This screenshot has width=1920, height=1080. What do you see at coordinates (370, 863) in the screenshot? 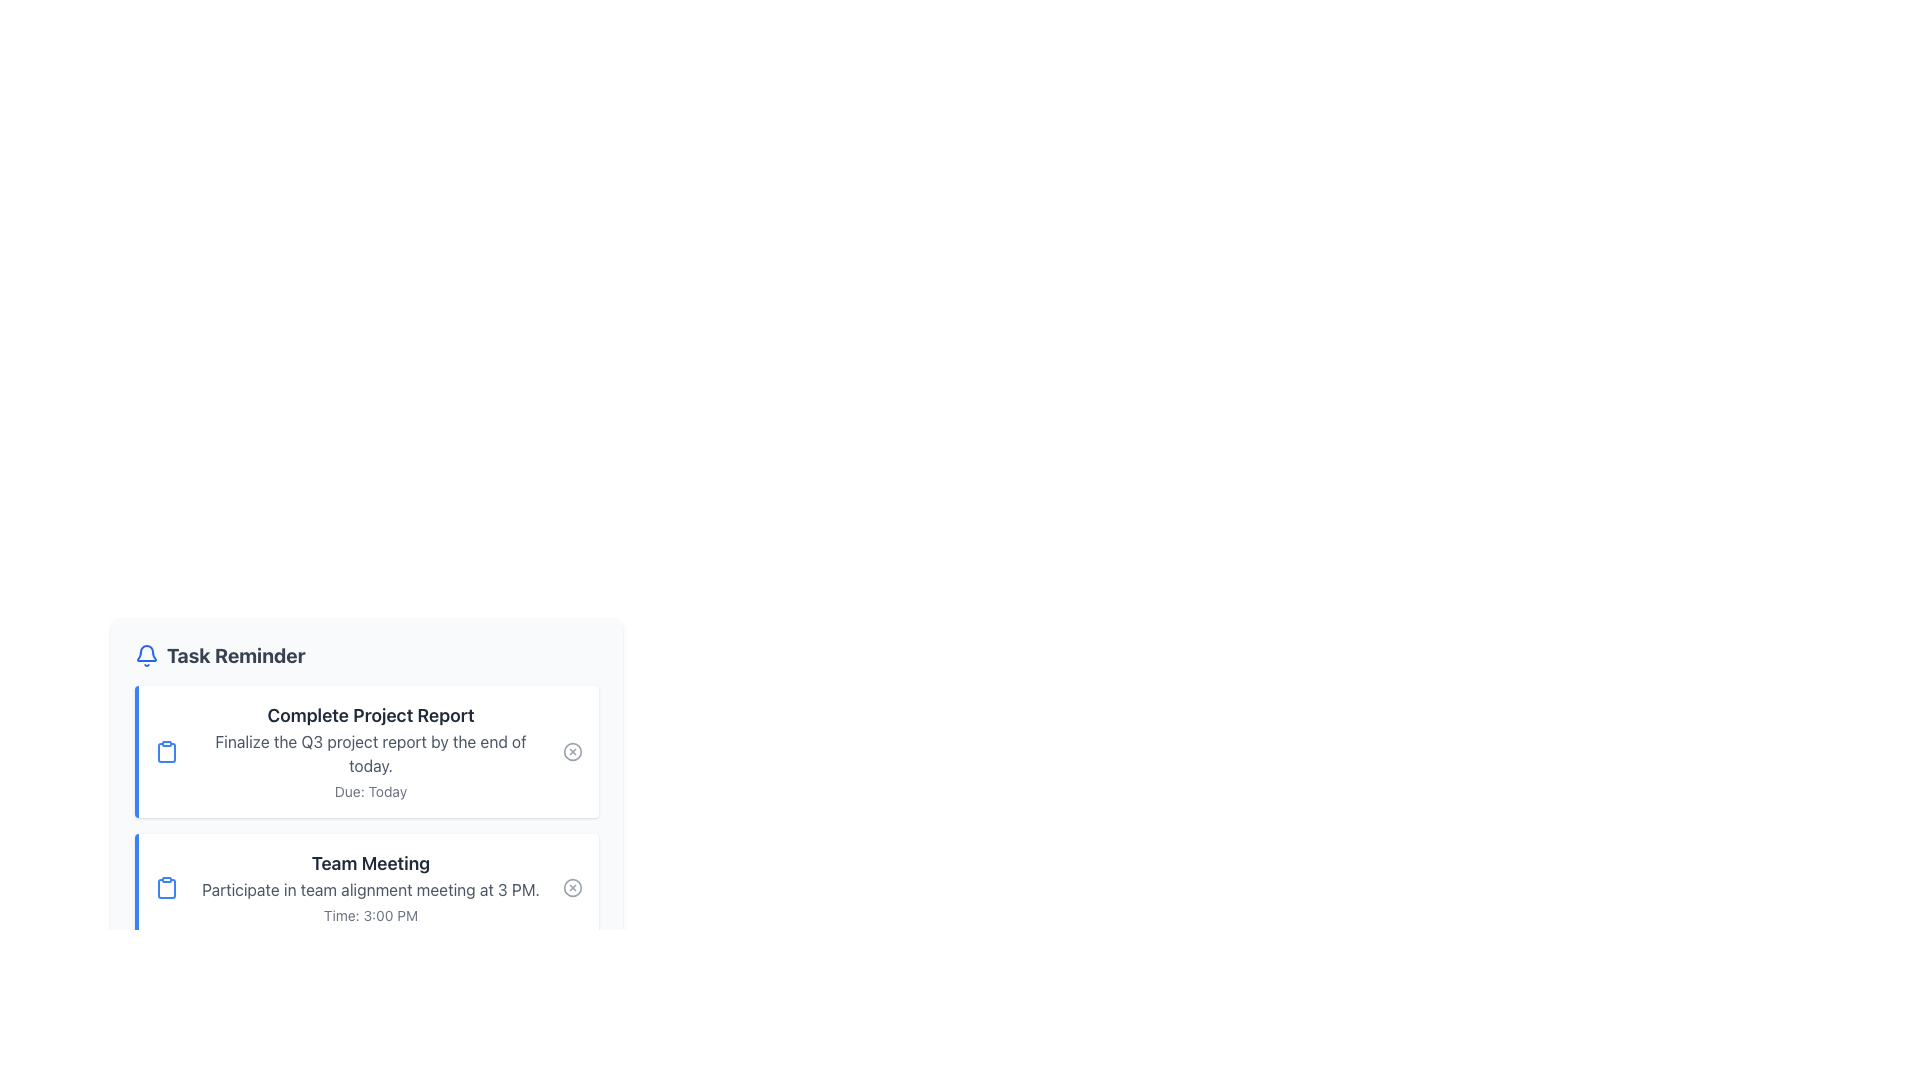
I see `the text label that serves as the title of the task in the 'Task Reminder' section, located below the 'Complete Project Report' task card` at bounding box center [370, 863].